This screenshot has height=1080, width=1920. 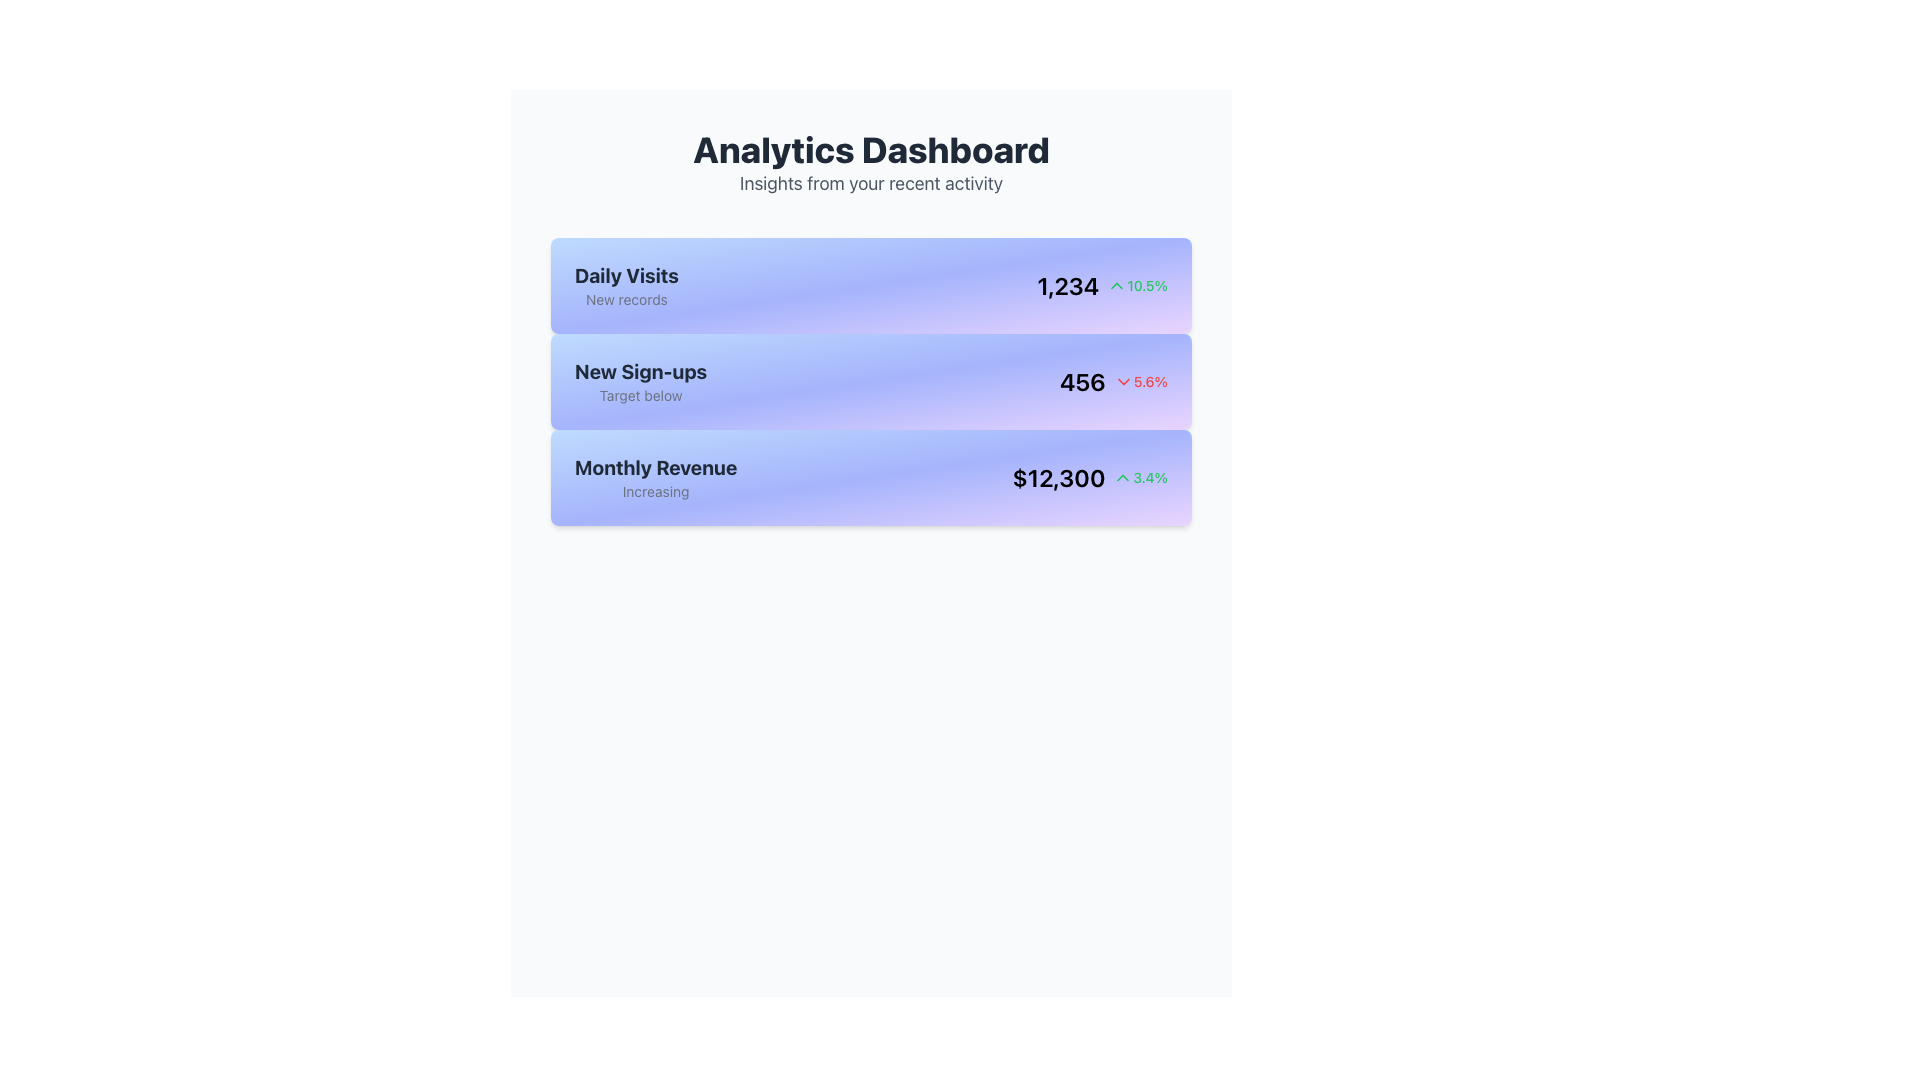 I want to click on the Informational card displaying monthly revenue, which is the third card in a vertical stack of three, located below the 'Daily Visits' and 'New Sign-ups' cards, so click(x=871, y=478).